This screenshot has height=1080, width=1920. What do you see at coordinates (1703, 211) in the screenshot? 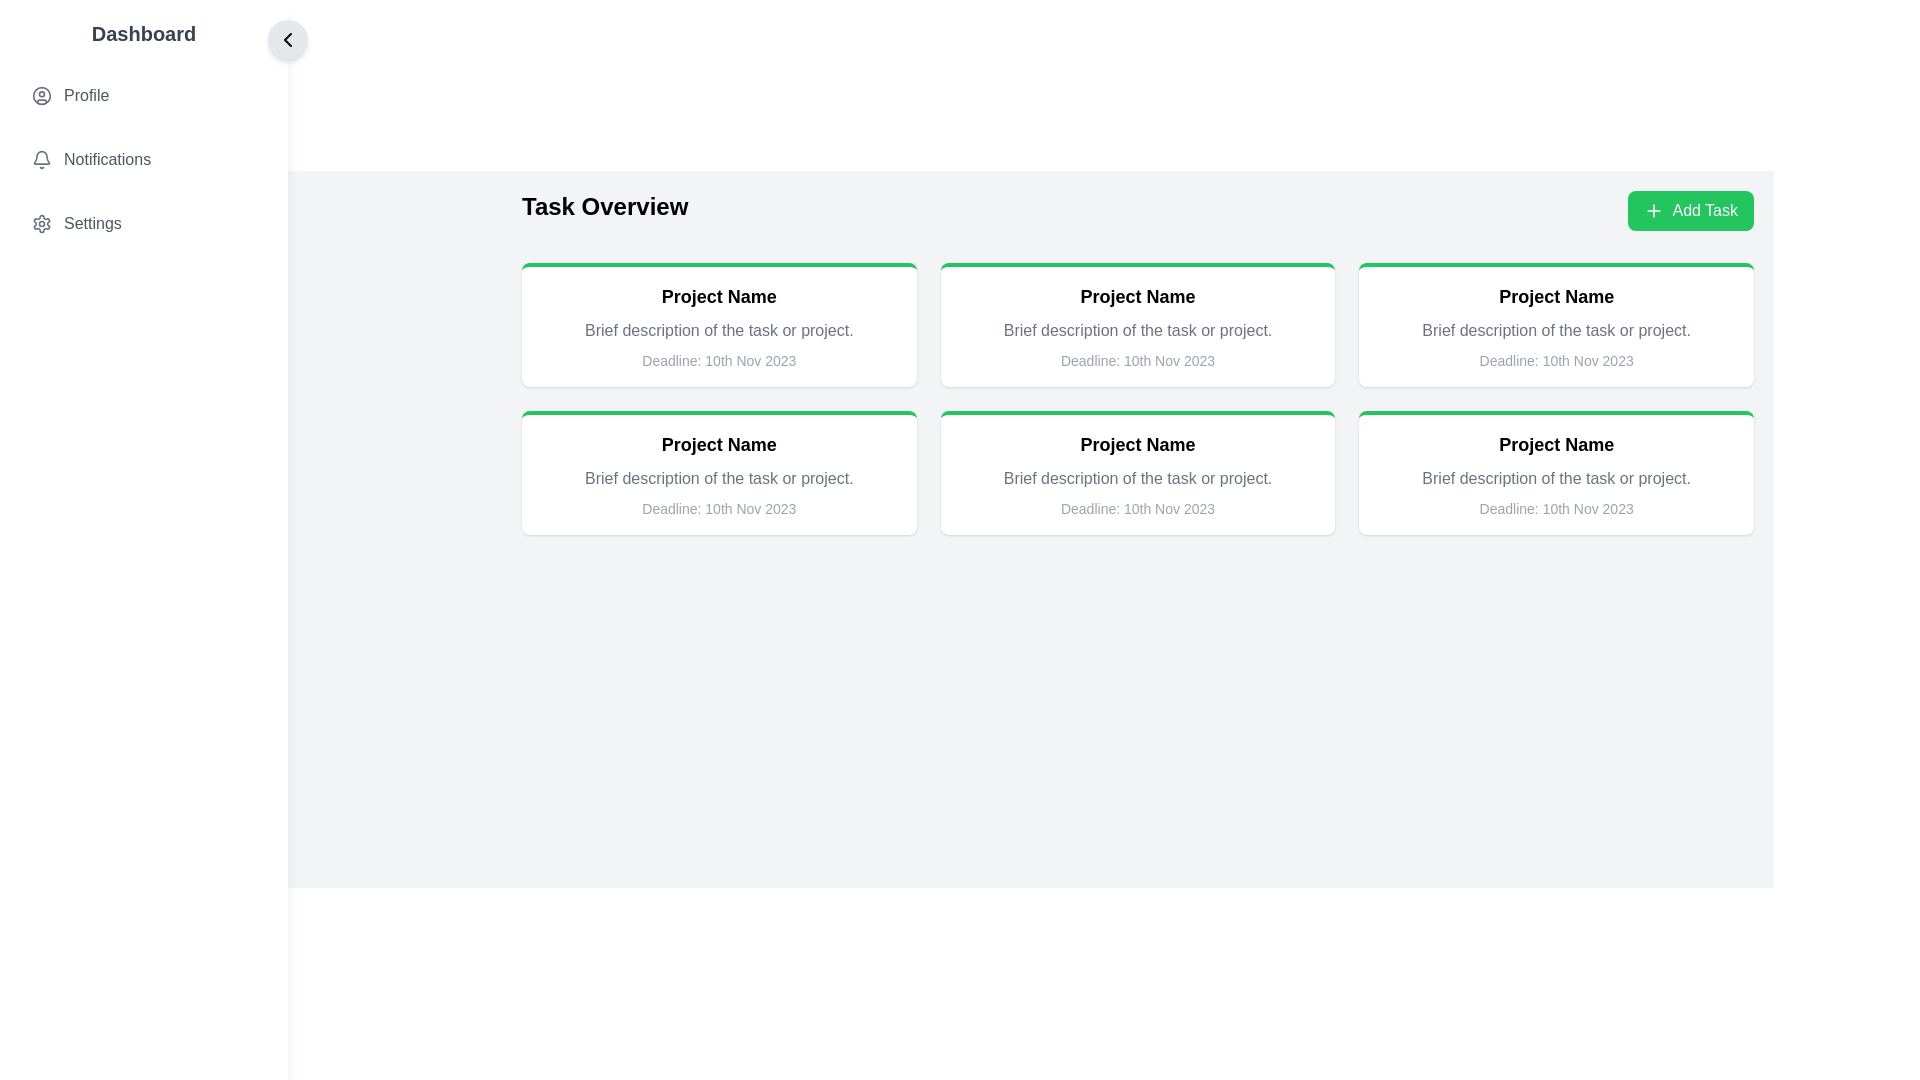
I see `the 'Add Task' button located at the top-right corner of the main panel, which has a green background and rounded corners` at bounding box center [1703, 211].